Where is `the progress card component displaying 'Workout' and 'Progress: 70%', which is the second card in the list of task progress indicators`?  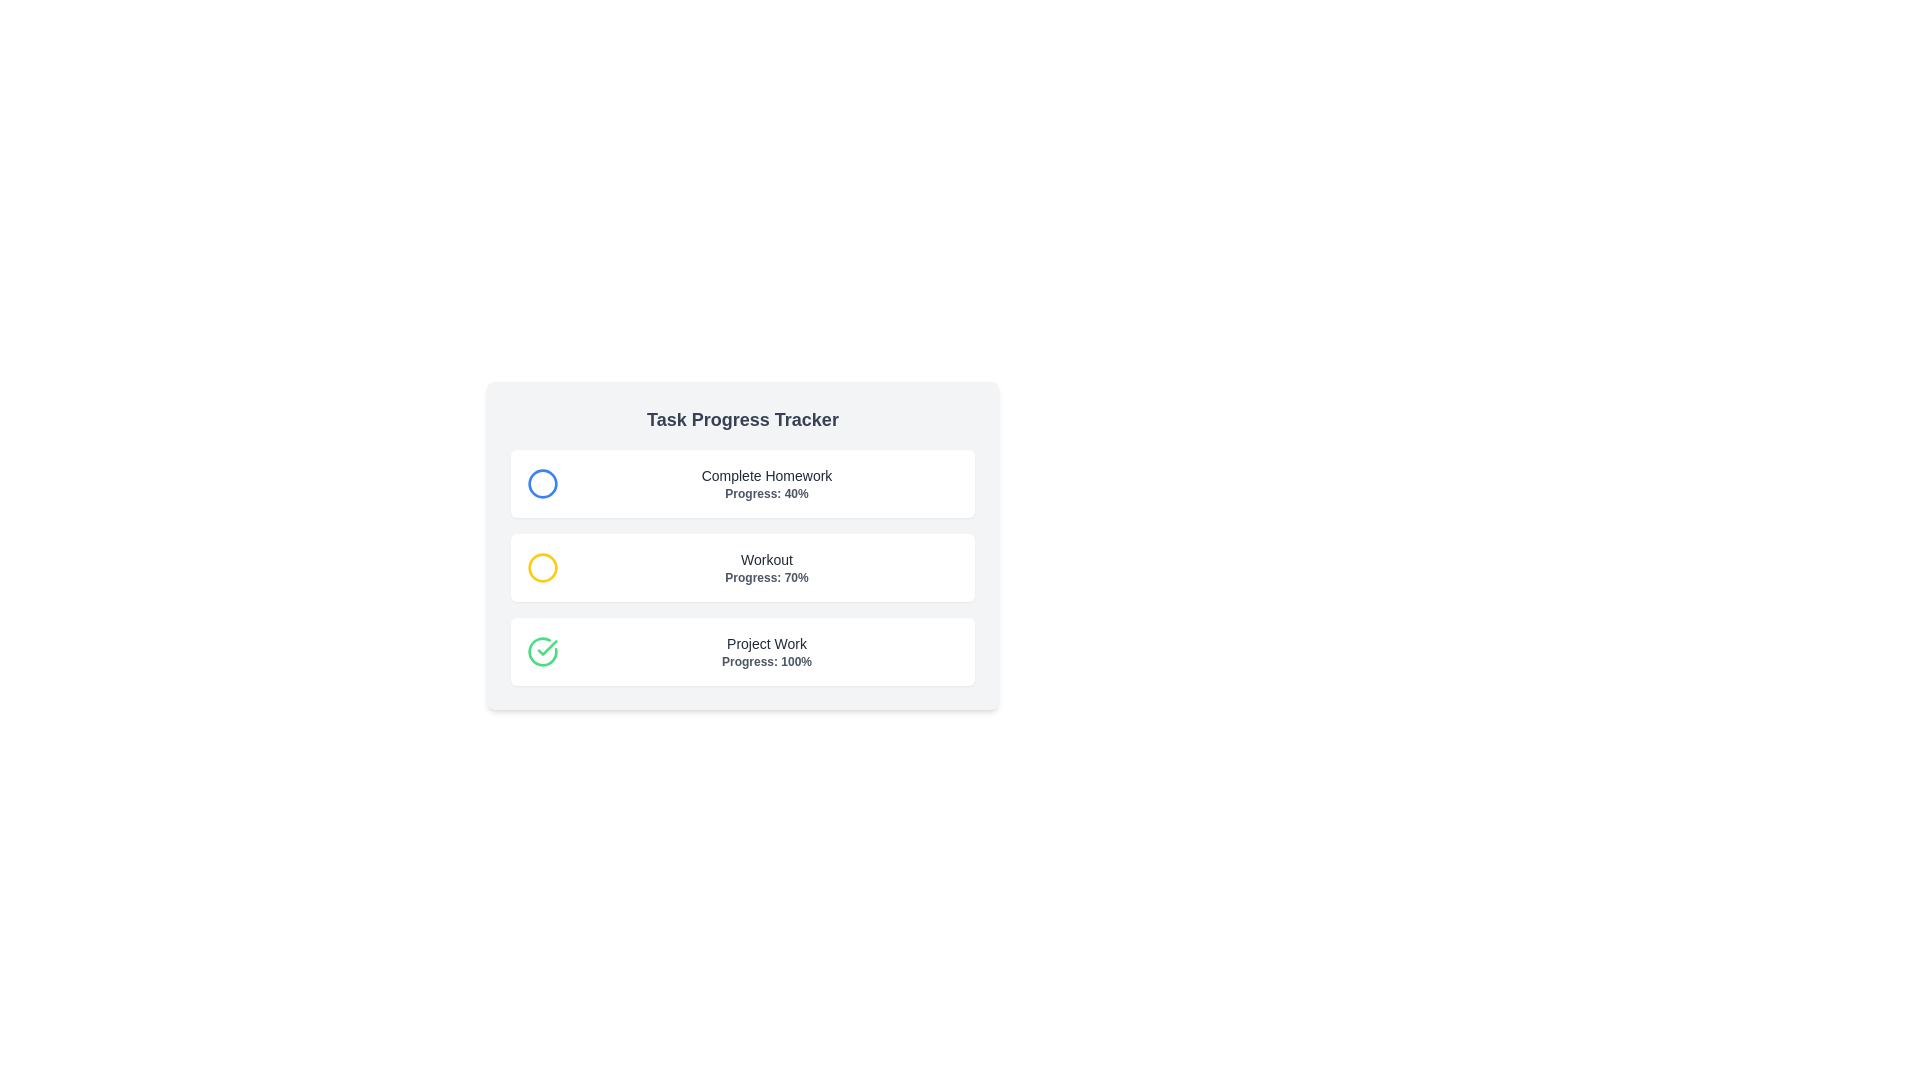 the progress card component displaying 'Workout' and 'Progress: 70%', which is the second card in the list of task progress indicators is located at coordinates (742, 567).